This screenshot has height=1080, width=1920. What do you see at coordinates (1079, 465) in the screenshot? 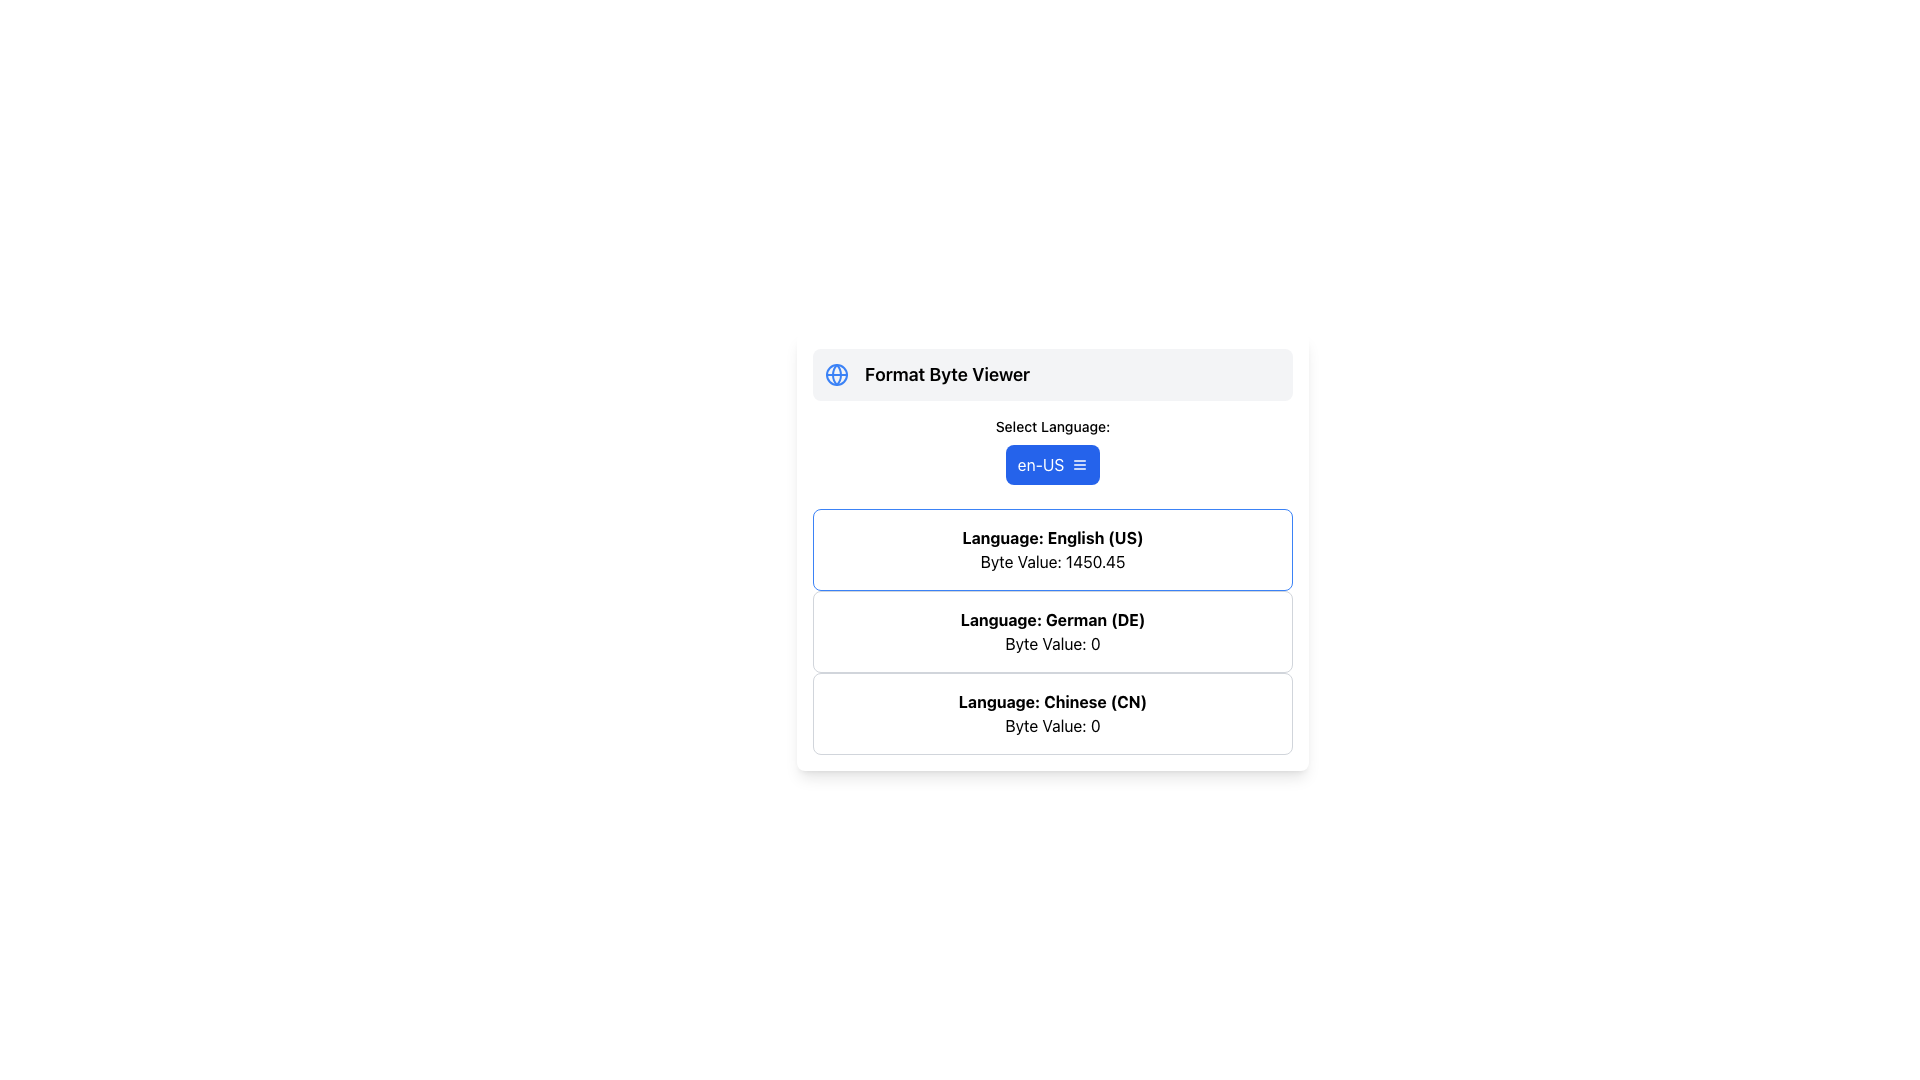
I see `the icon located to the immediate right of the 'en-US' text label within a blue rounded rectangle button` at bounding box center [1079, 465].